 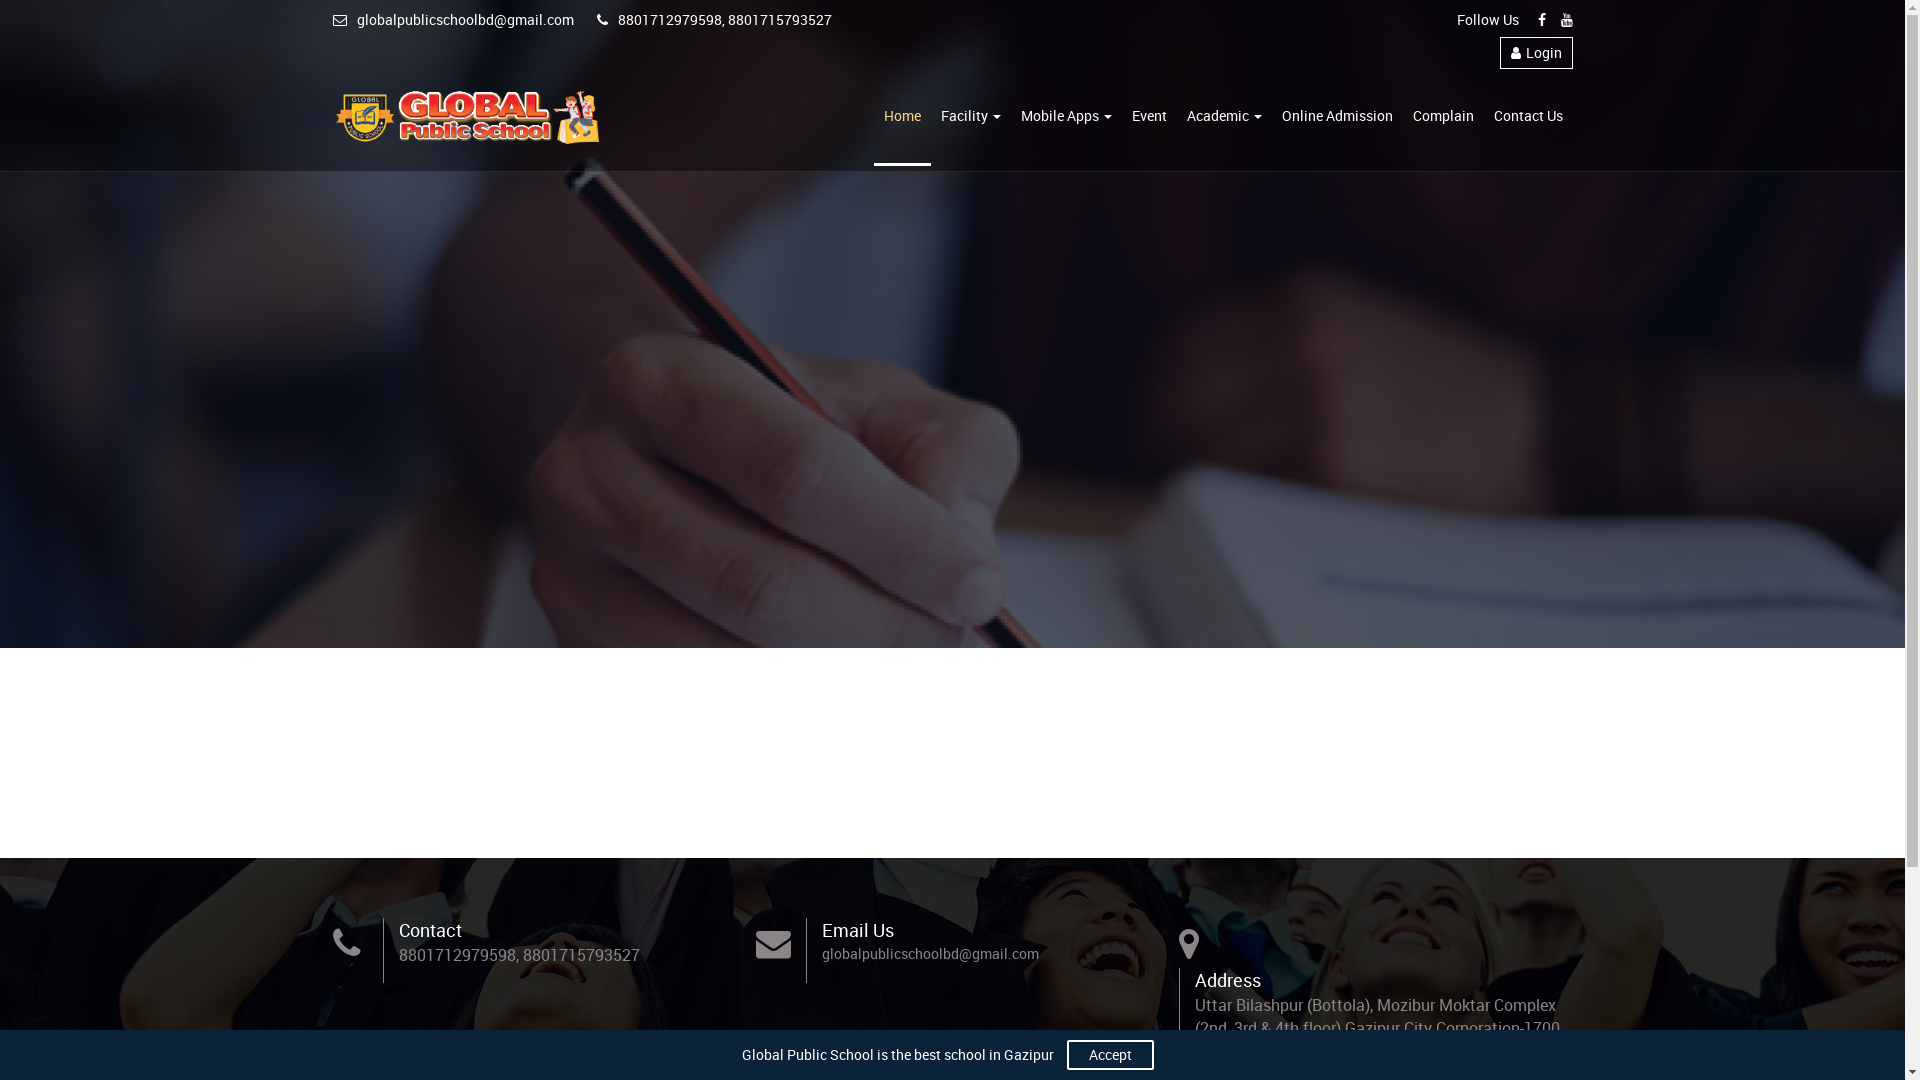 What do you see at coordinates (858, 929) in the screenshot?
I see `'Email Us'` at bounding box center [858, 929].